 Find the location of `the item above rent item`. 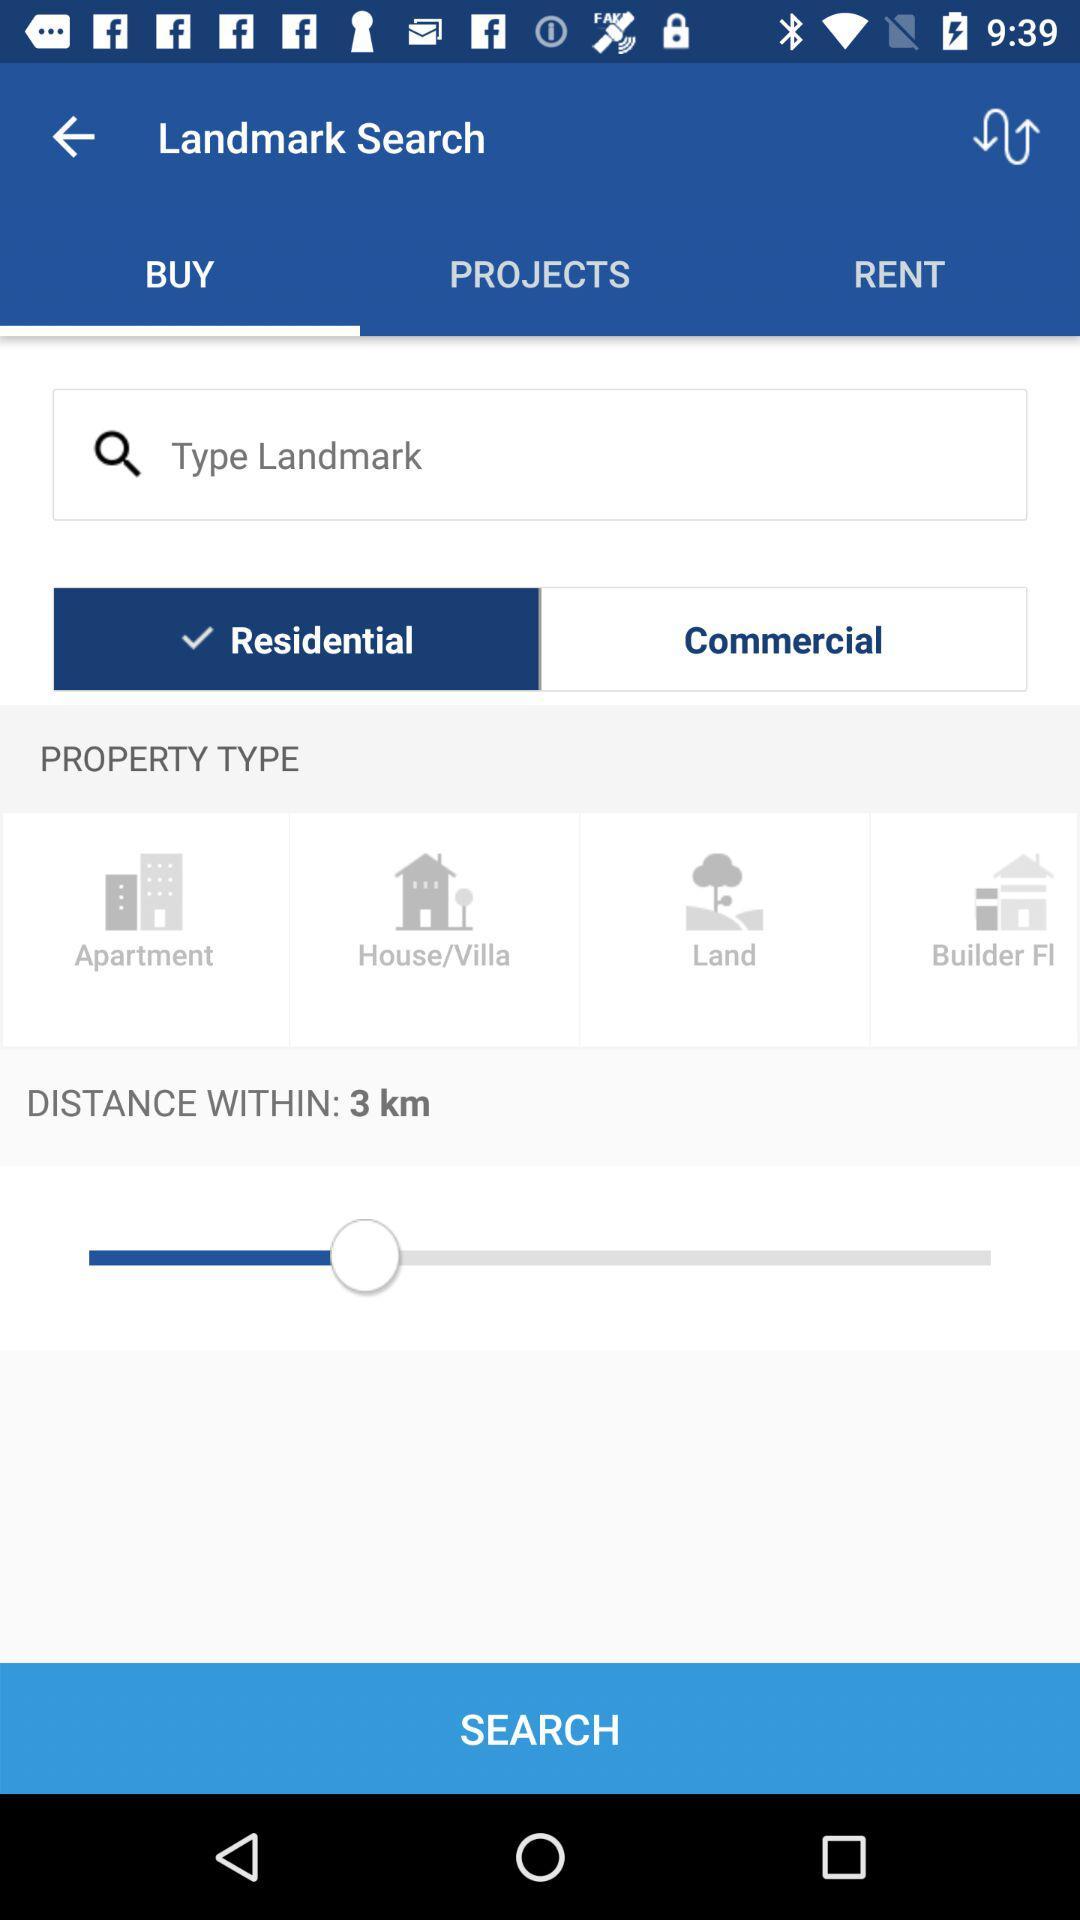

the item above rent item is located at coordinates (1006, 135).